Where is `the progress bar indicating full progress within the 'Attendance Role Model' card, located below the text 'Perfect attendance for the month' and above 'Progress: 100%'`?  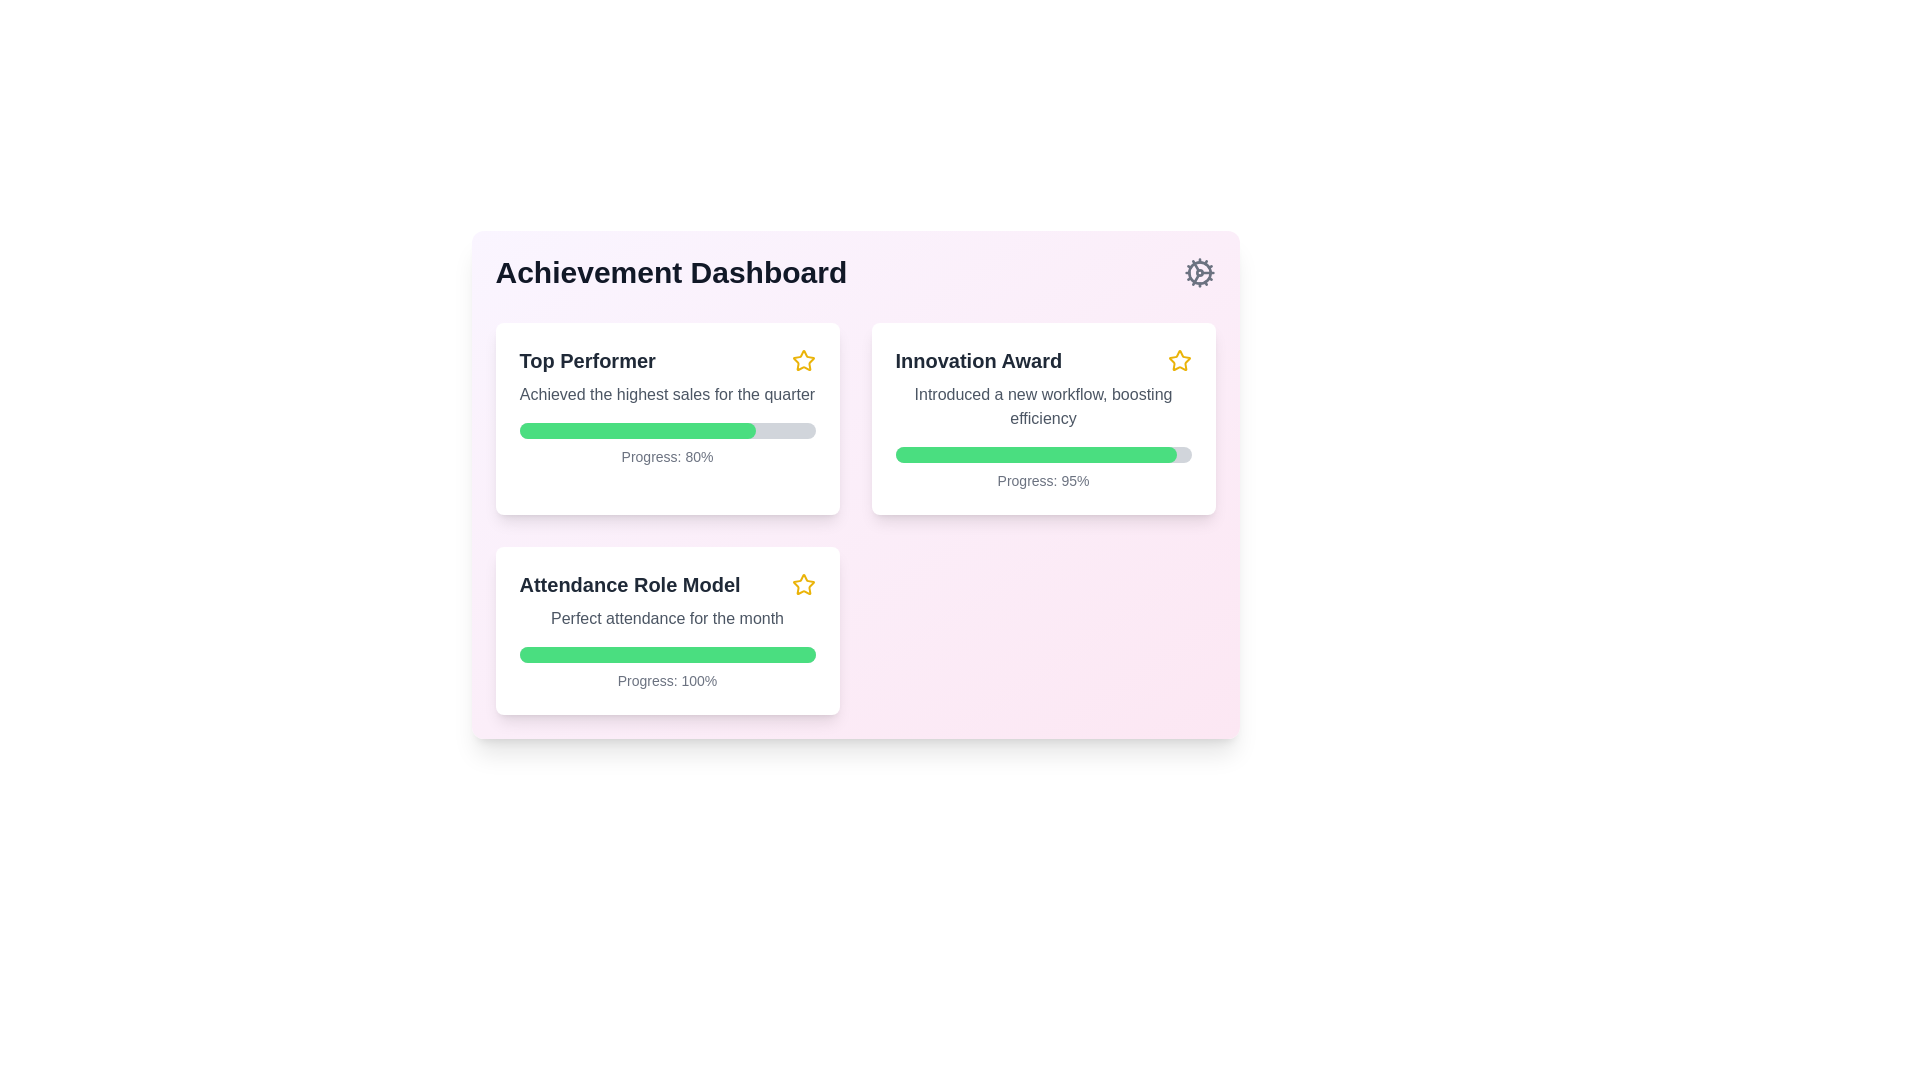 the progress bar indicating full progress within the 'Attendance Role Model' card, located below the text 'Perfect attendance for the month' and above 'Progress: 100%' is located at coordinates (667, 655).